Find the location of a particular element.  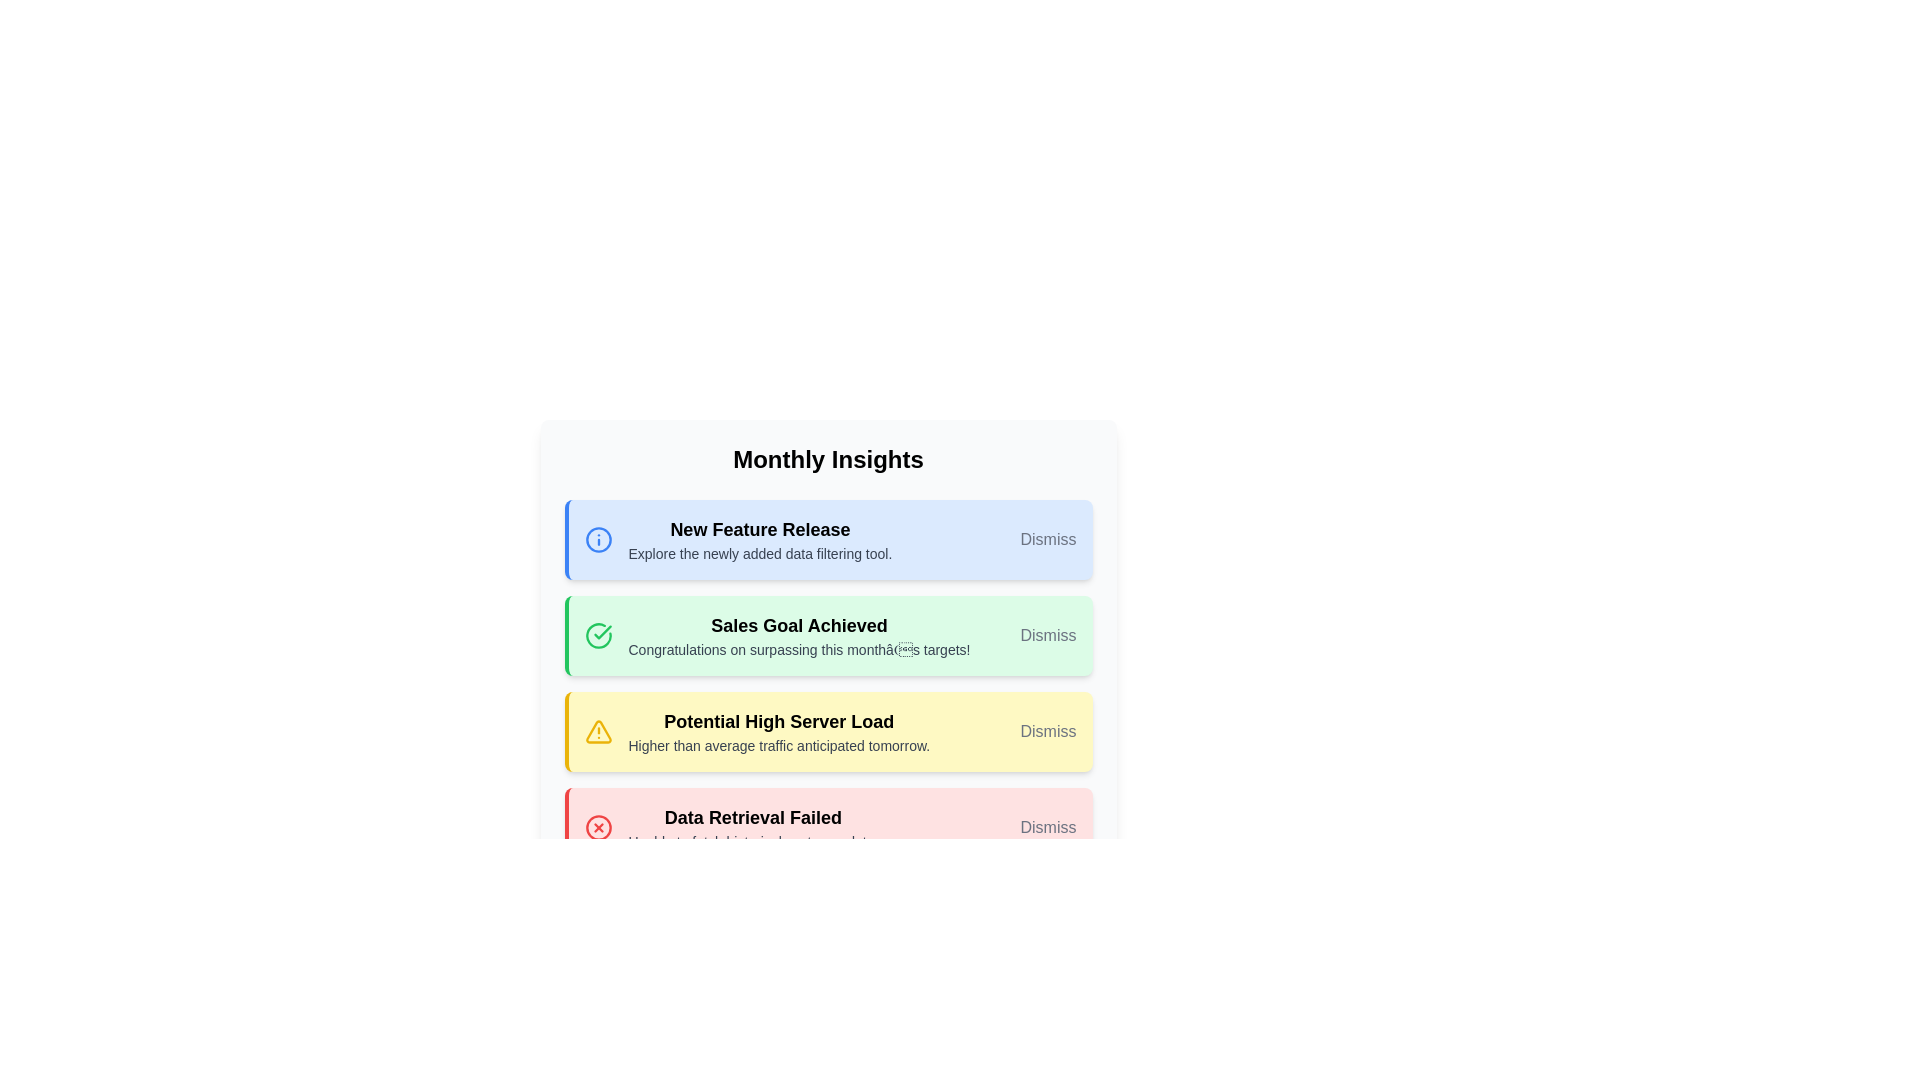

the 'Dismiss' button located in the top-right corner of the yellow notification card titled 'Potential High Server Load' is located at coordinates (1047, 732).